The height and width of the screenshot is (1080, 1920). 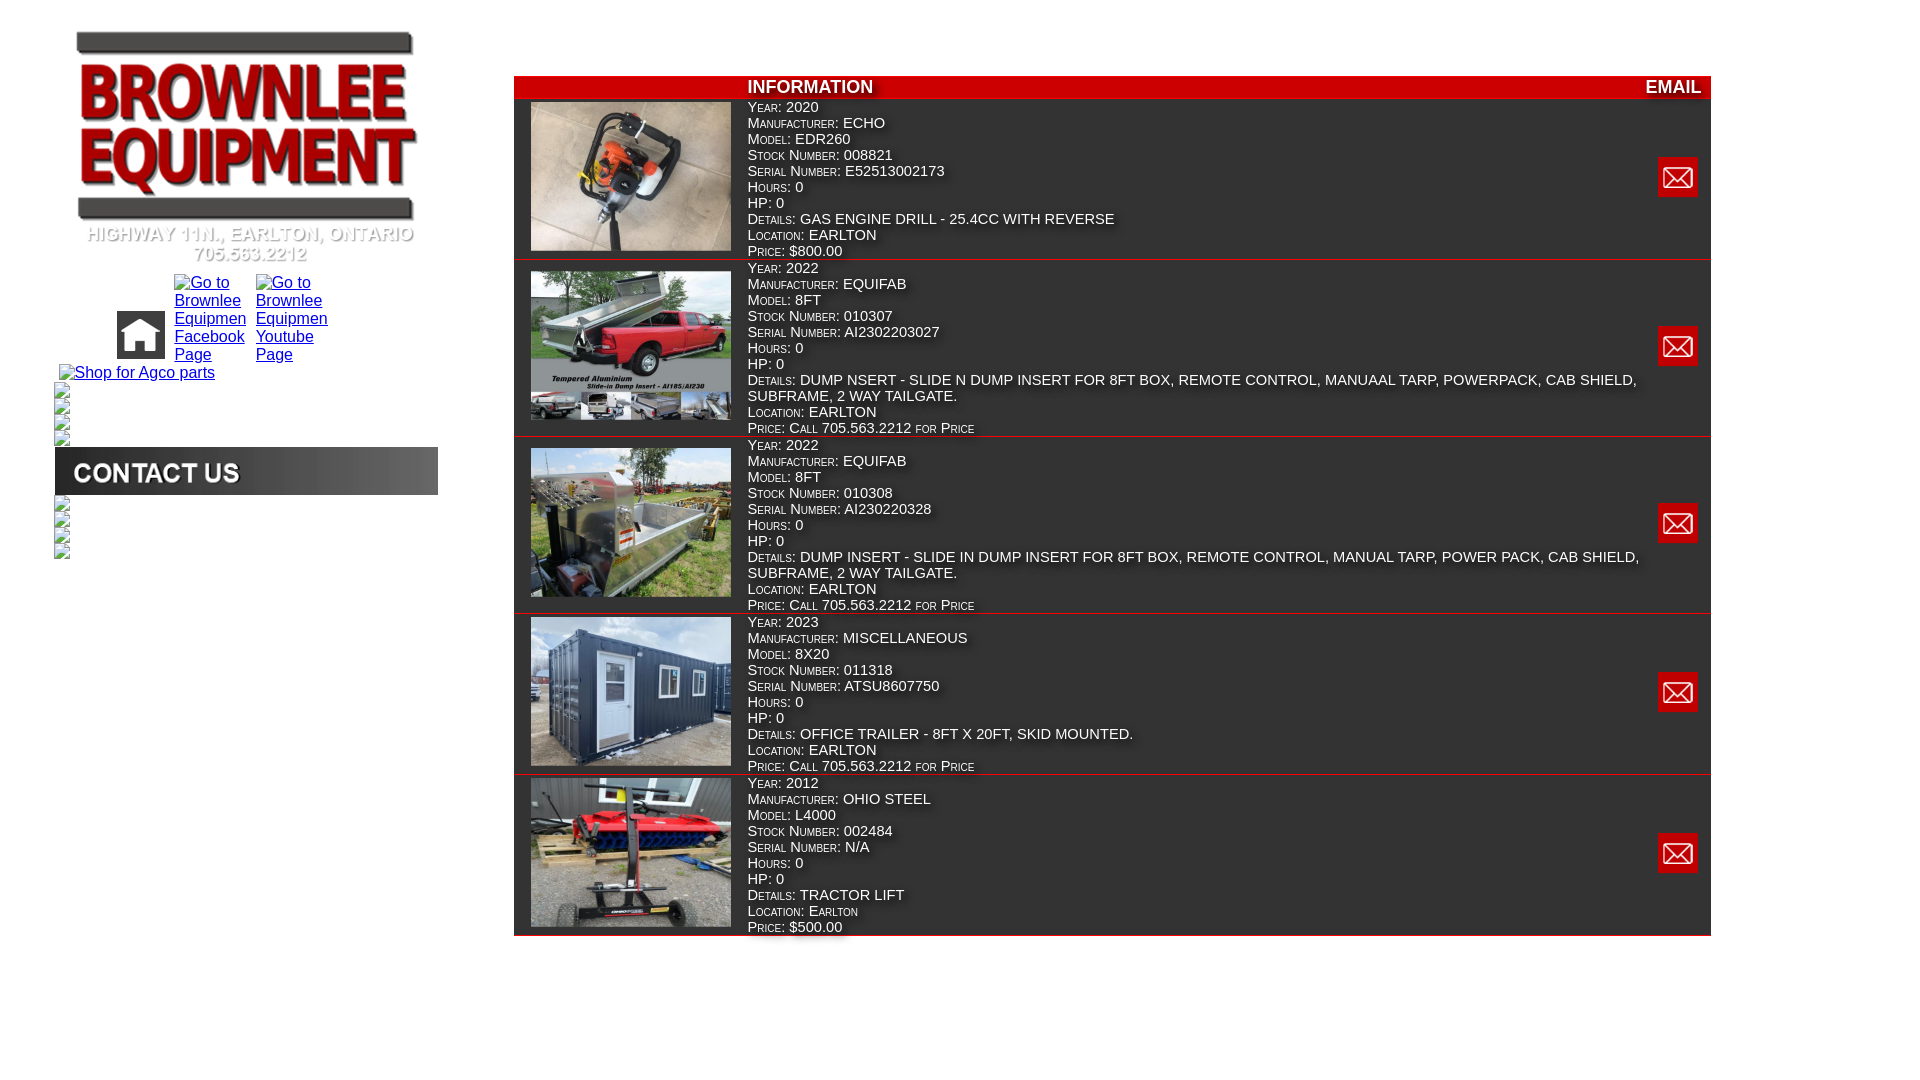 I want to click on 'Brownlee Equipment Facebook Page', so click(x=208, y=353).